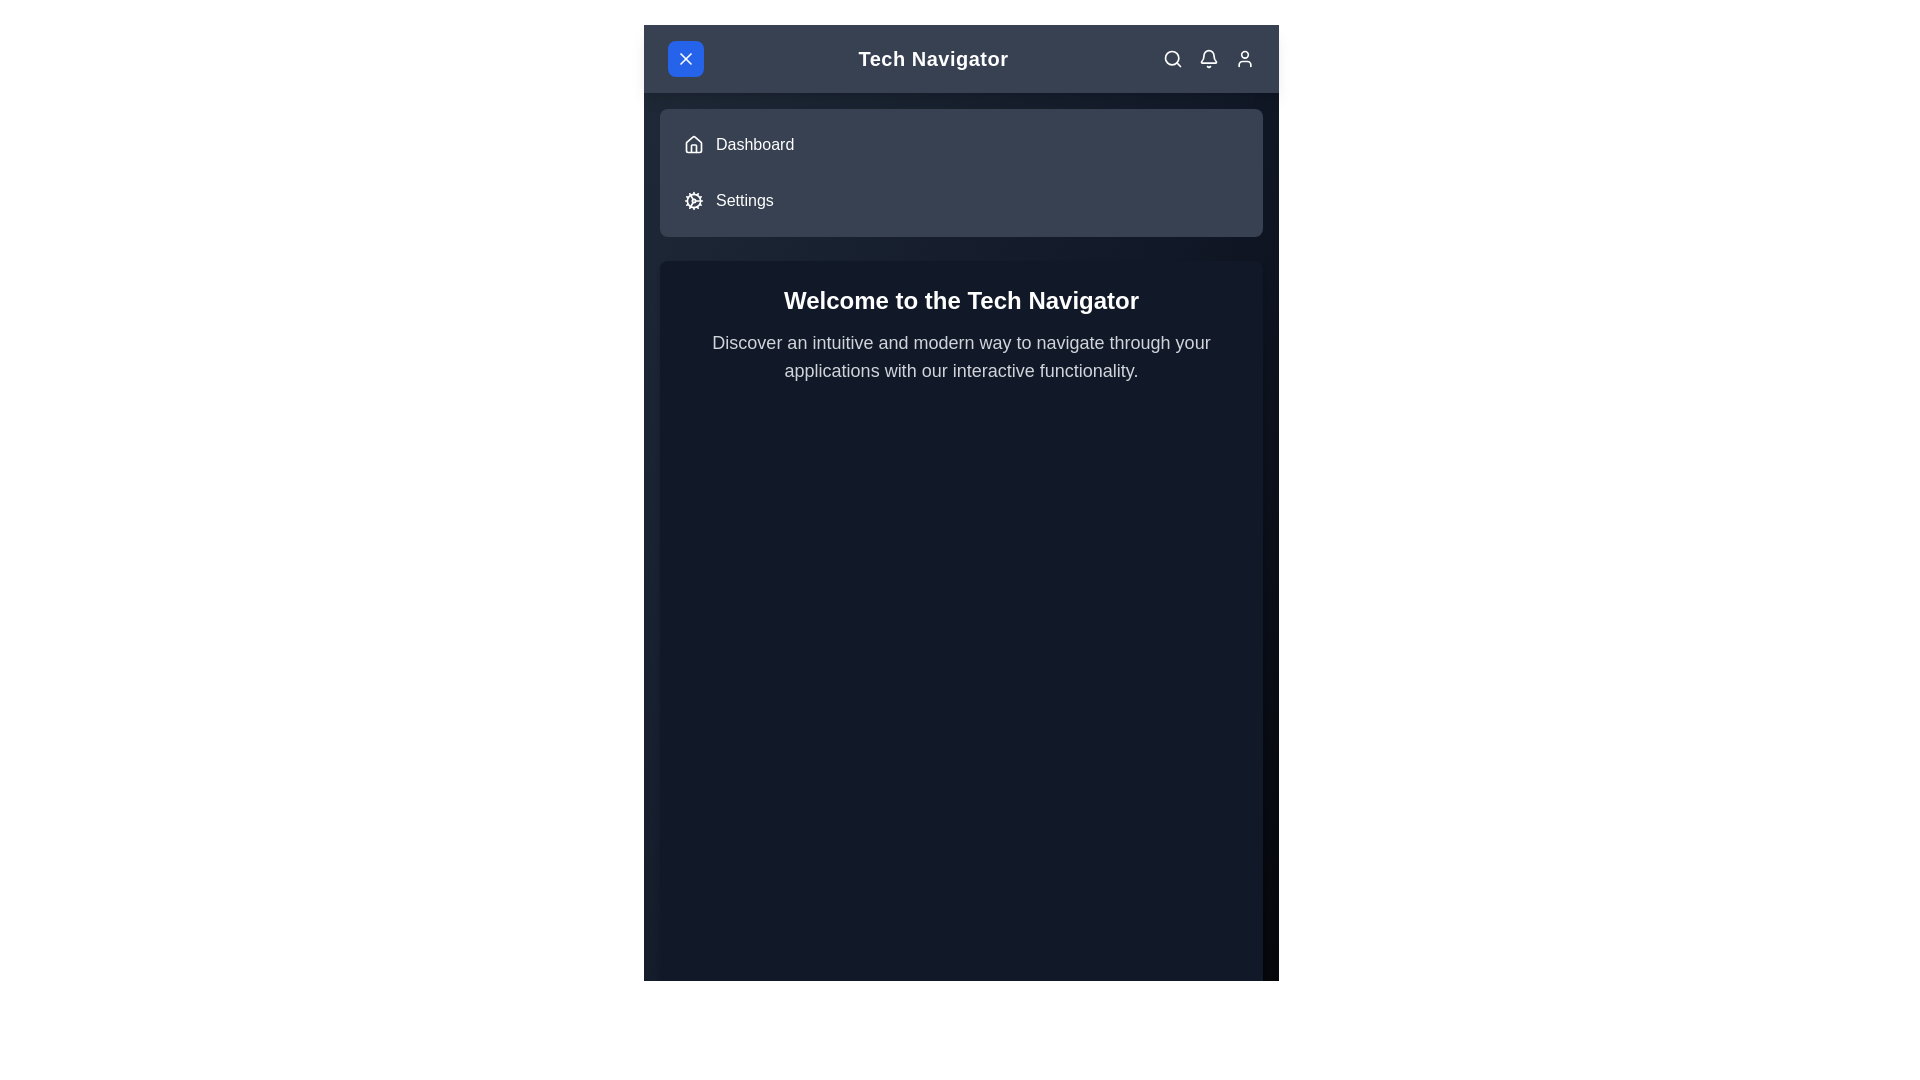  Describe the element at coordinates (1208, 57) in the screenshot. I see `the Notifications icon in the top right corner of the app bar` at that location.